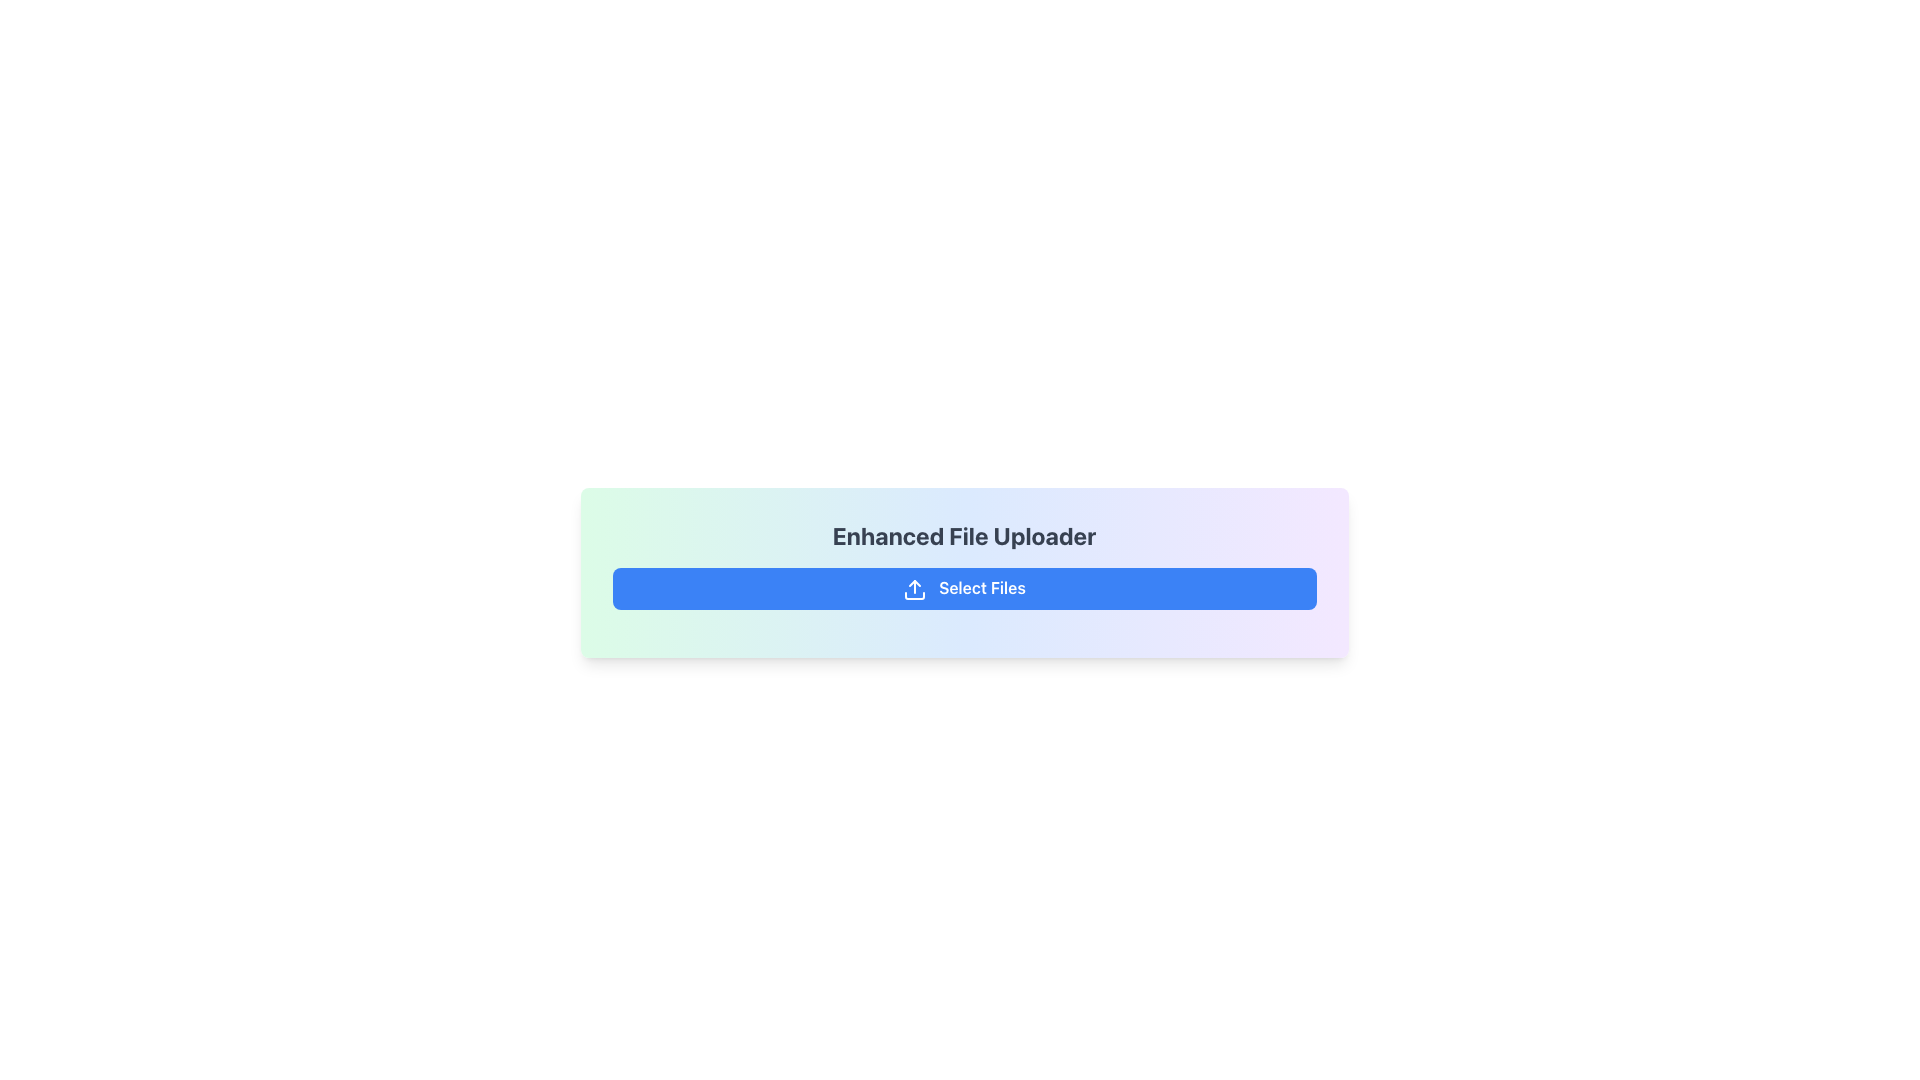 The width and height of the screenshot is (1920, 1080). Describe the element at coordinates (914, 588) in the screenshot. I see `the upload icon located on the left side of the 'Select Files' button, which is a blue button near the bottom of the interface` at that location.